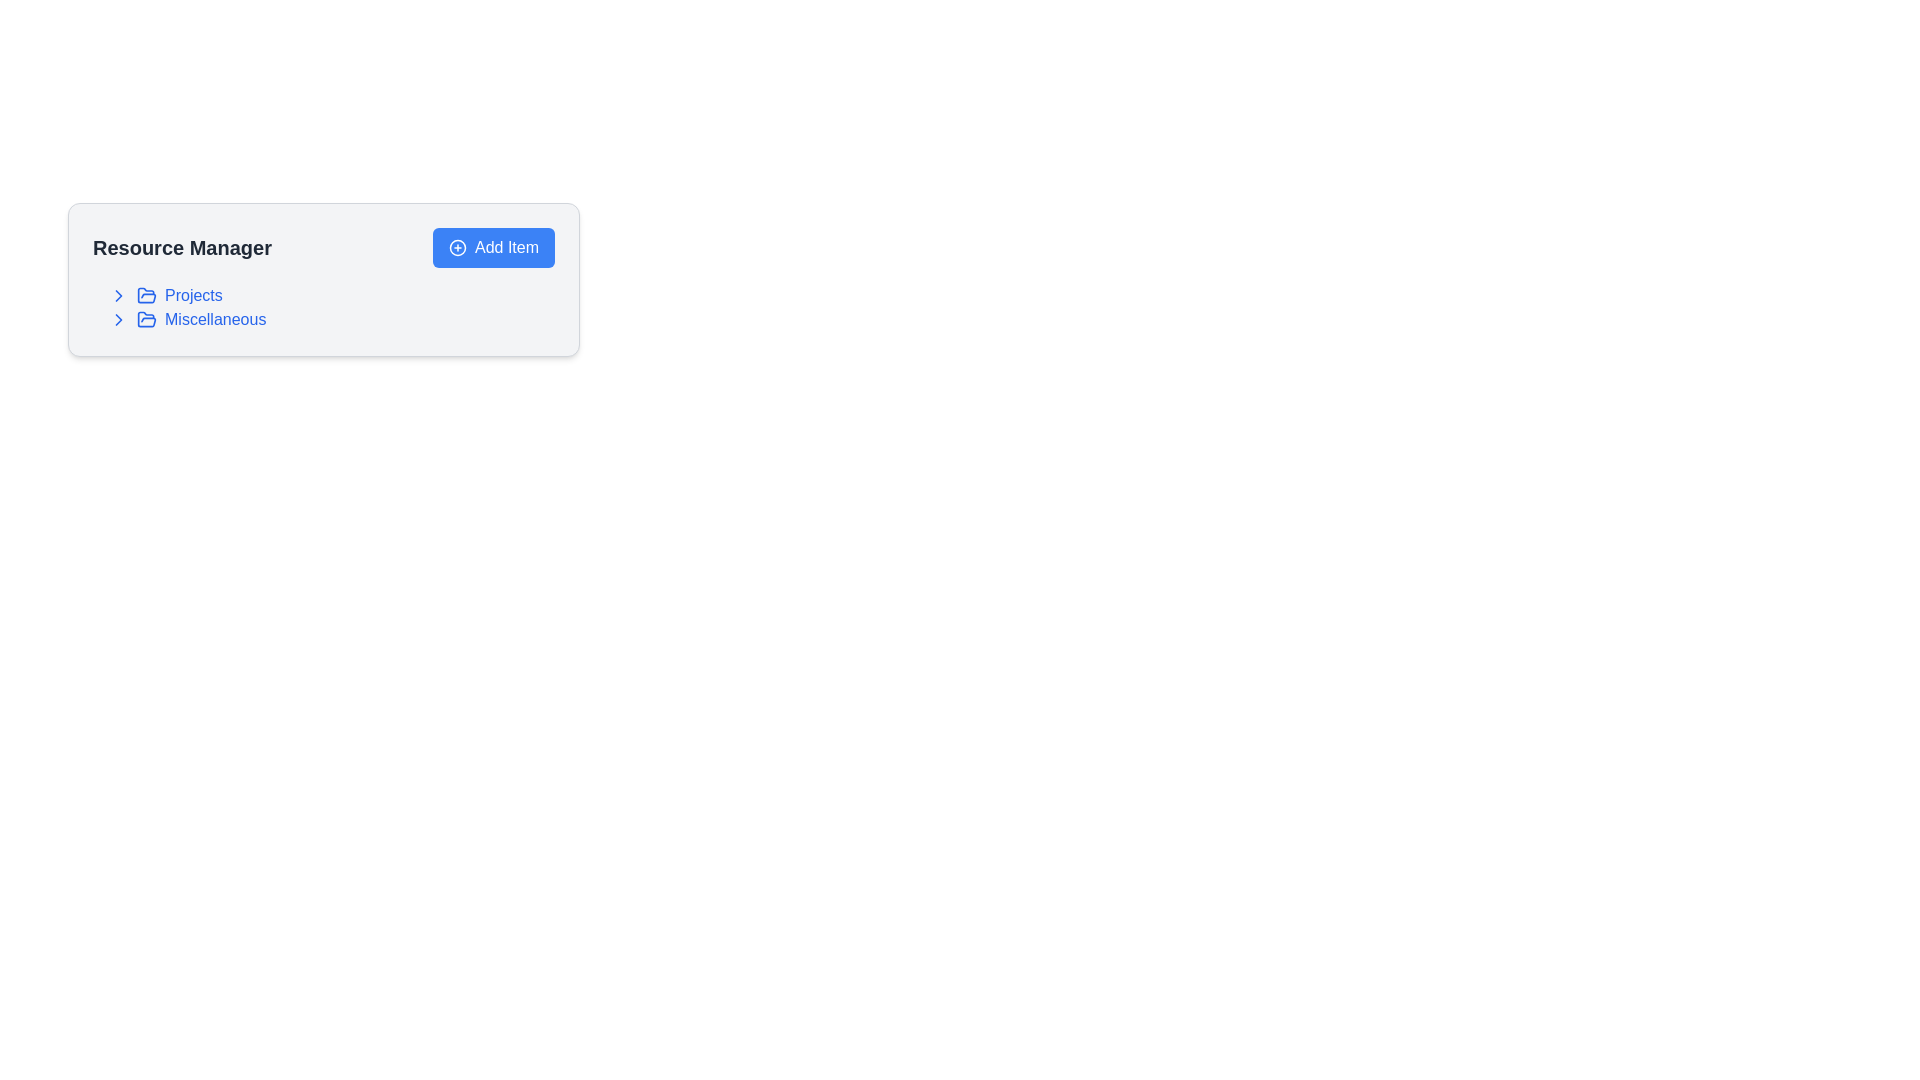 This screenshot has width=1920, height=1080. Describe the element at coordinates (215, 319) in the screenshot. I see `the 'Miscellaneous' label in blue text located in the Resource Manager sidebar` at that location.